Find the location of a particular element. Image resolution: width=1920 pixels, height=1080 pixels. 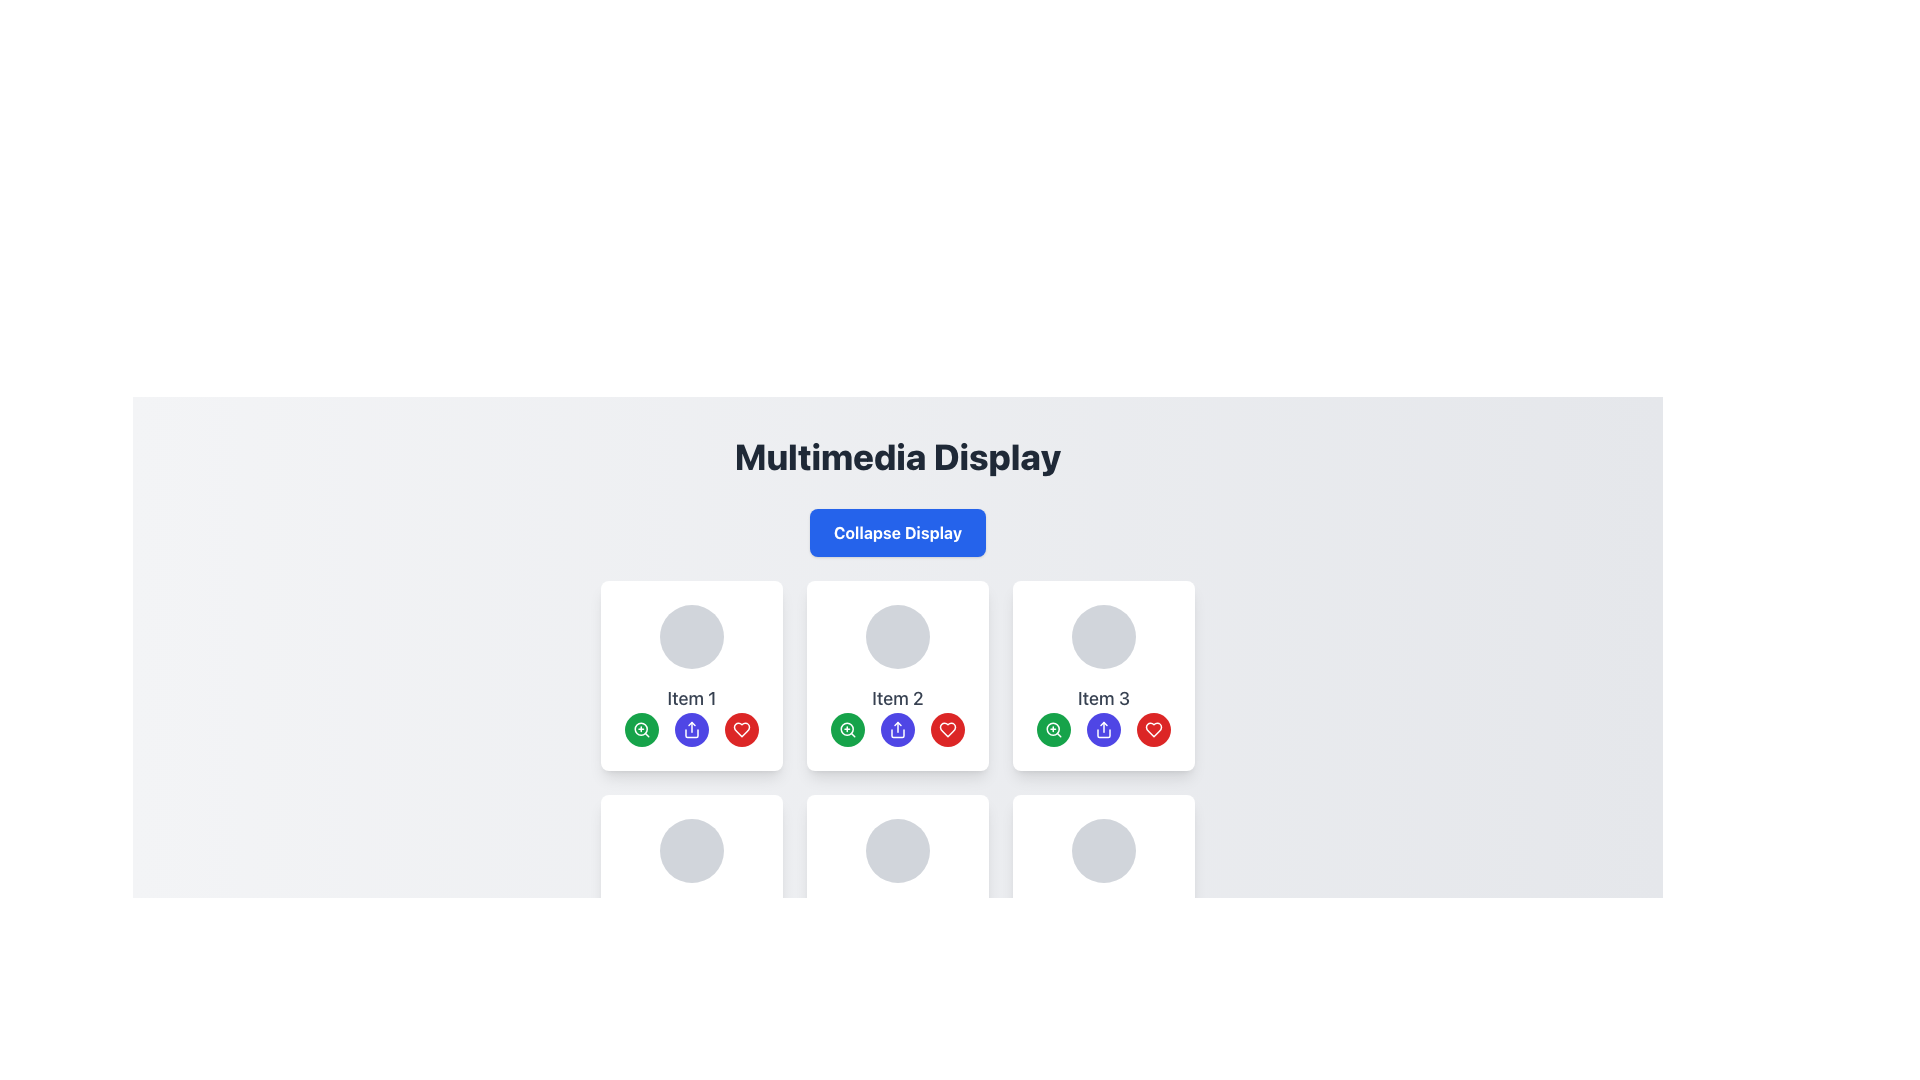

the Card component that contains an image placeholder, text 'Item 4', located at the bottom-left corner of the grid structure, which is the first element in the second row is located at coordinates (691, 889).